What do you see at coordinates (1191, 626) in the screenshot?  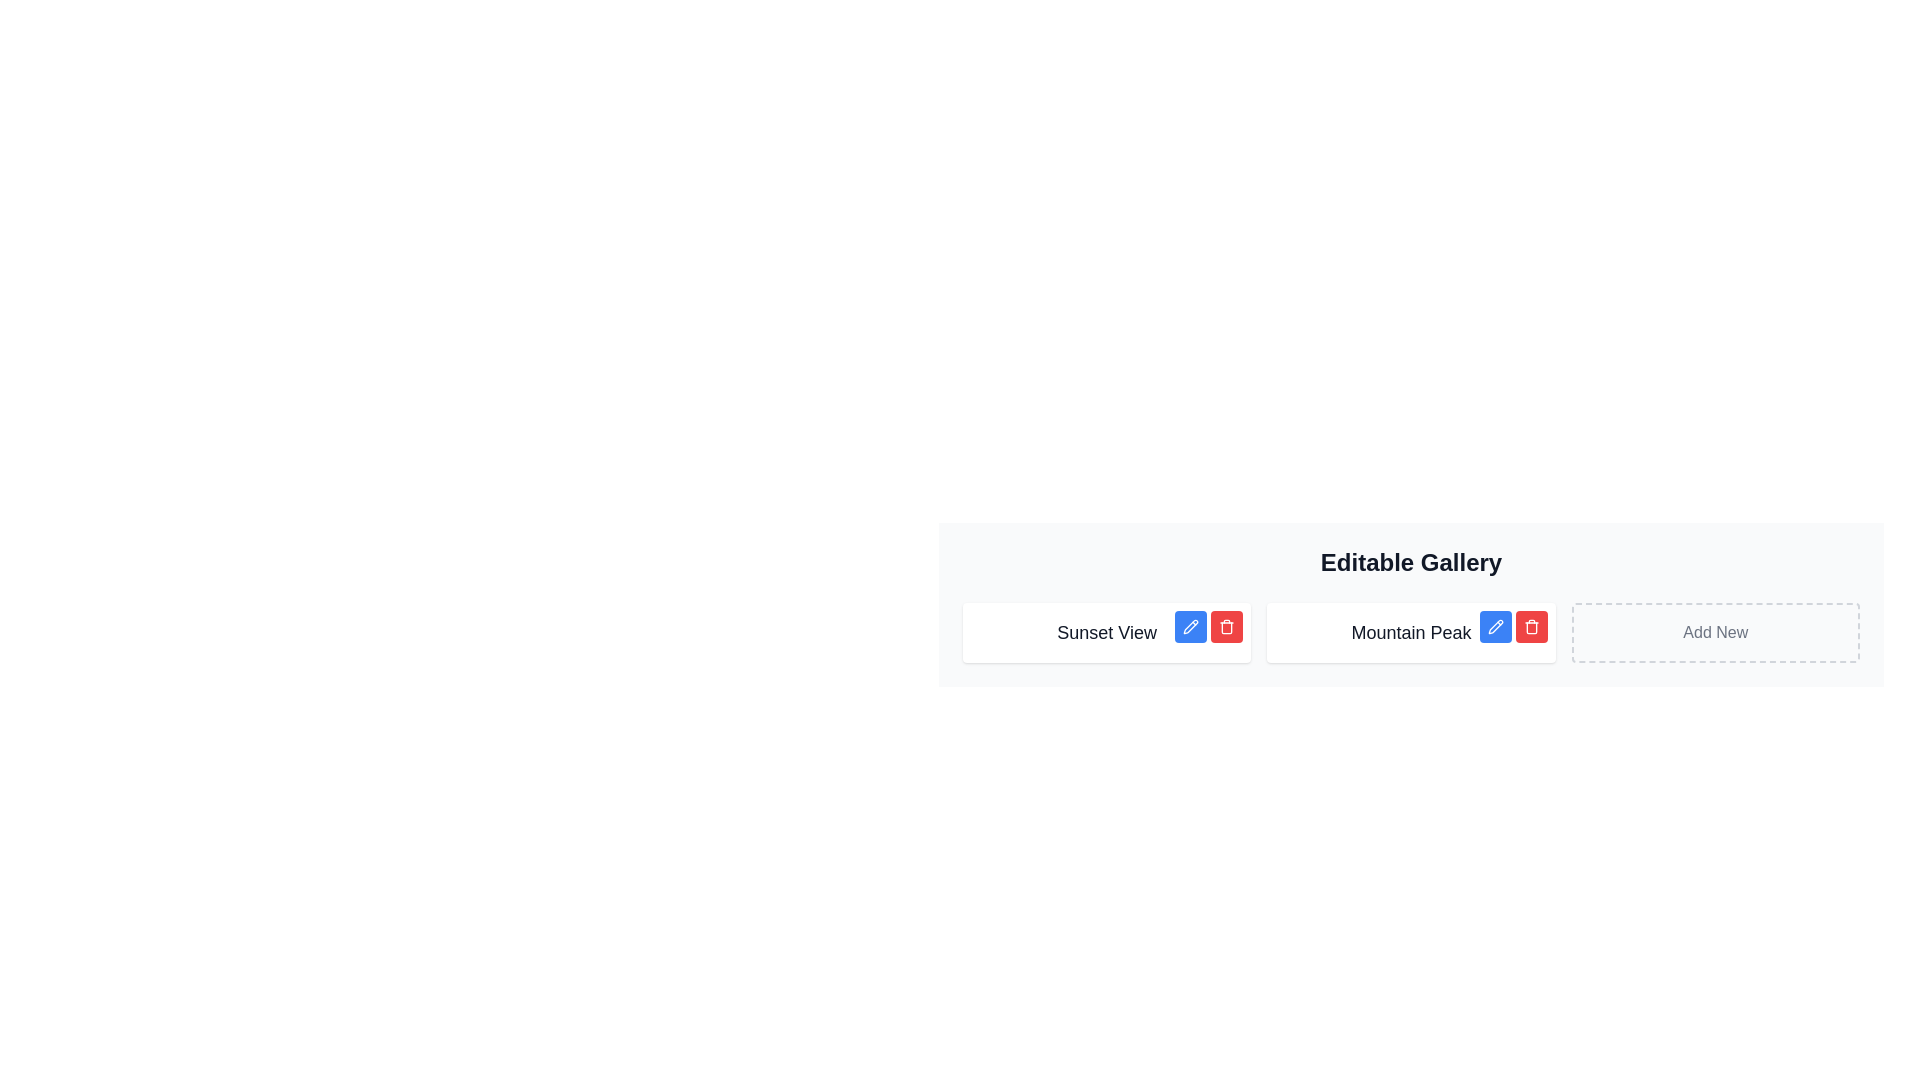 I see `the clickable edit icon associated with the 'Mountain Peak' item` at bounding box center [1191, 626].